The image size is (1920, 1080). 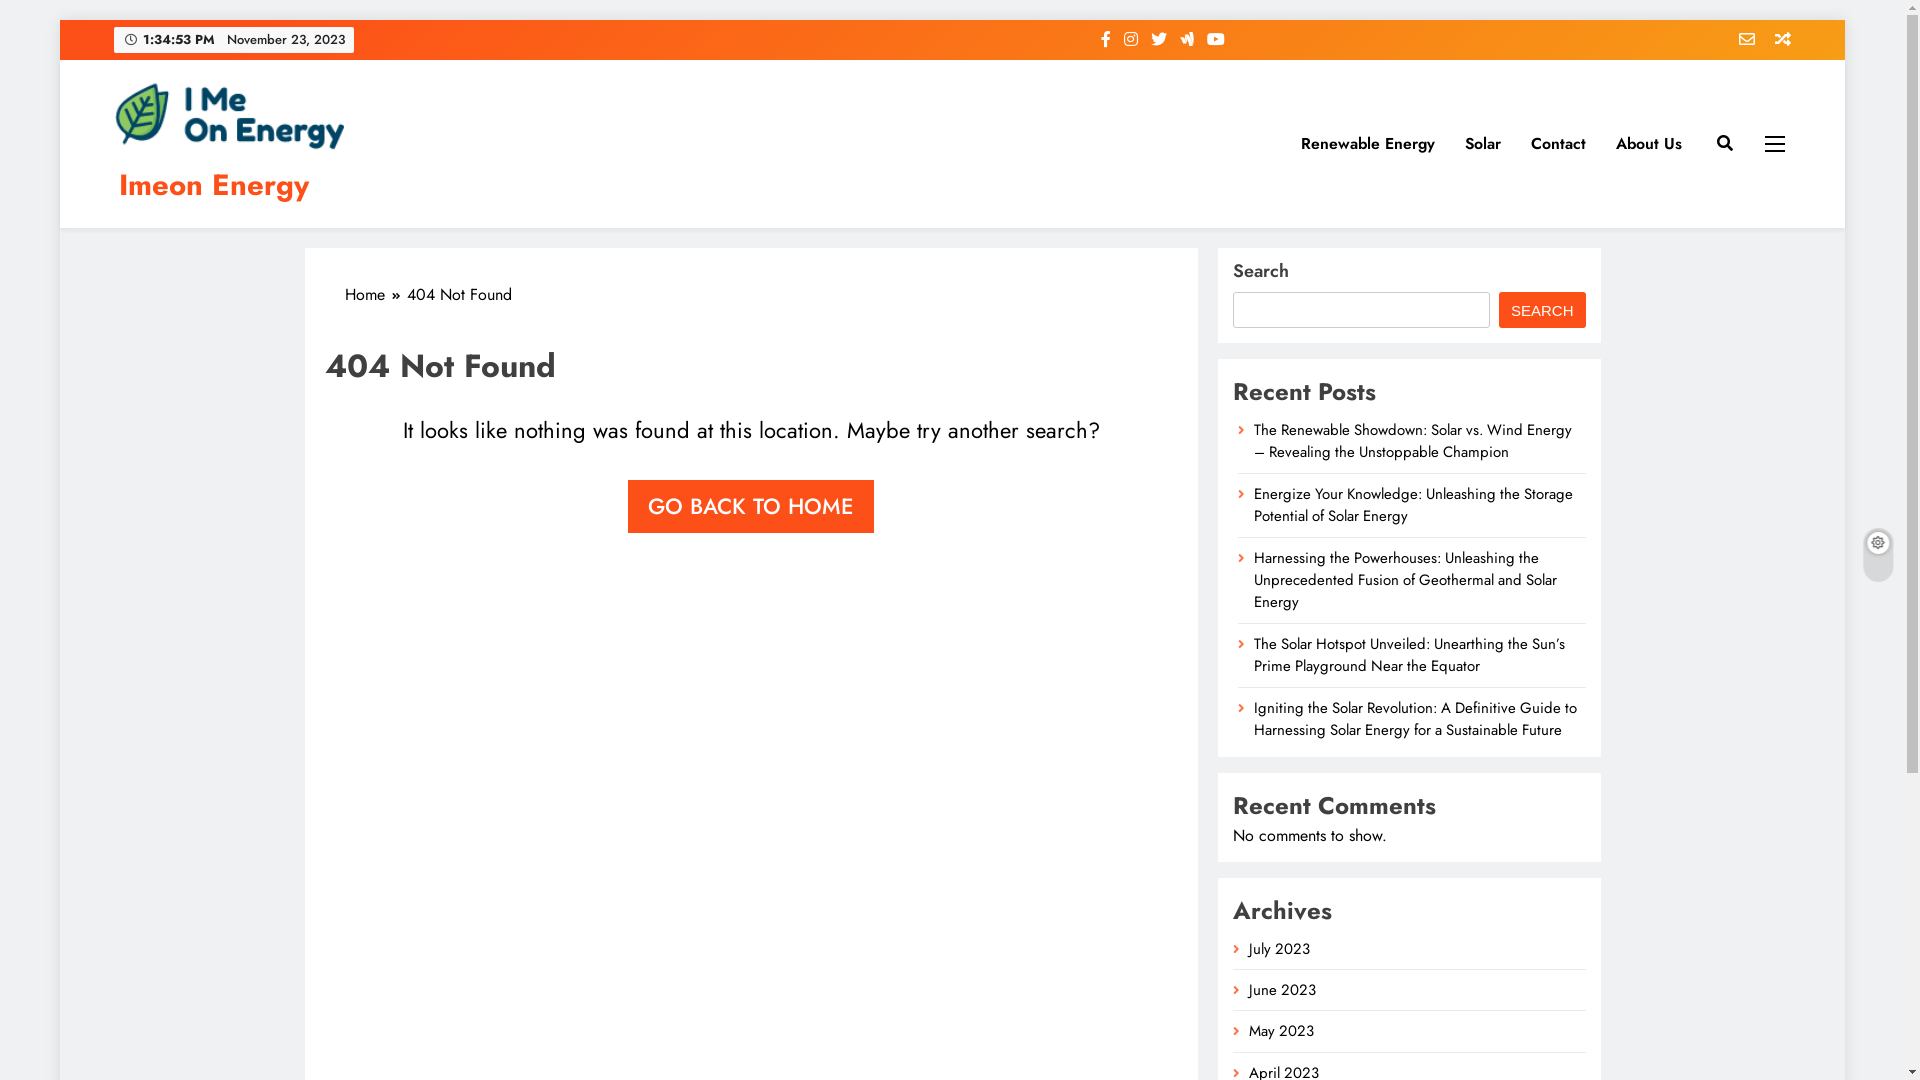 What do you see at coordinates (627, 505) in the screenshot?
I see `'GO BACK TO HOME'` at bounding box center [627, 505].